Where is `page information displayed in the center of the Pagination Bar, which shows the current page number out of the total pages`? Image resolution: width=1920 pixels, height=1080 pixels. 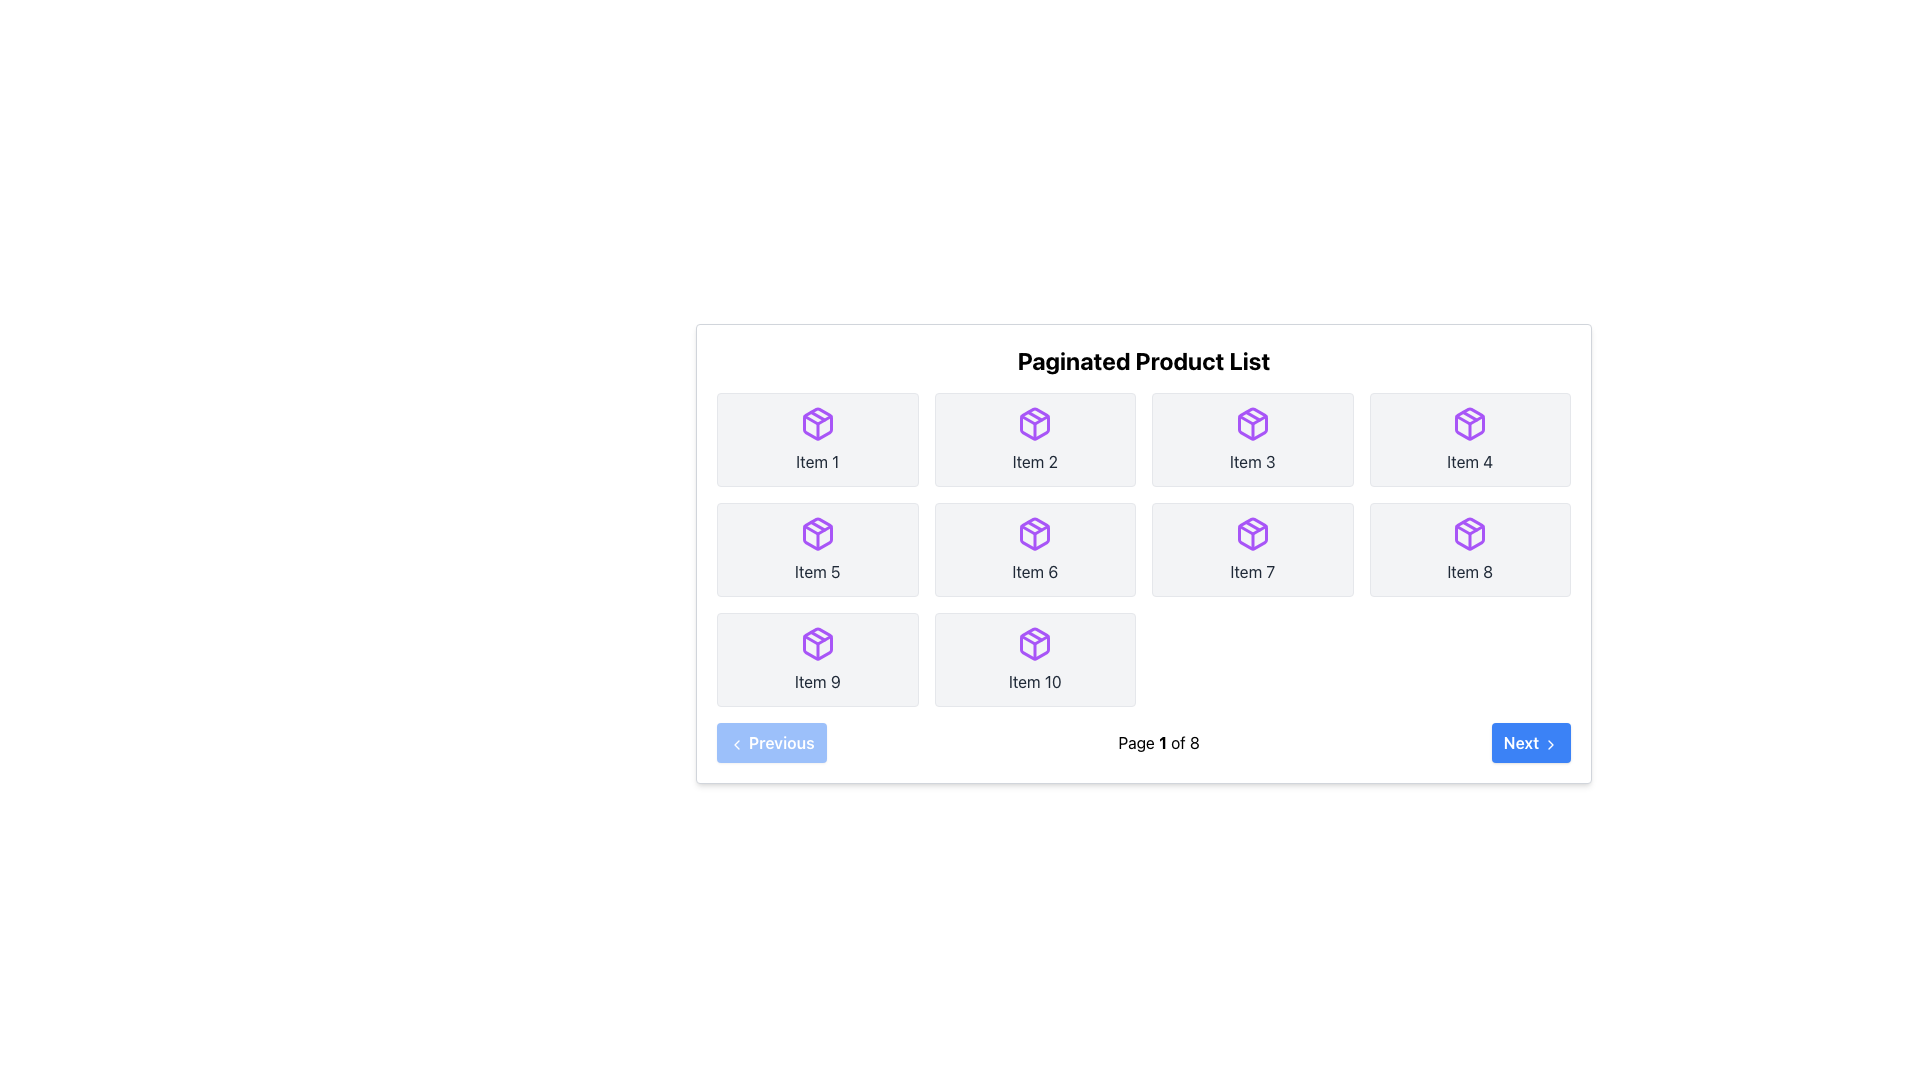
page information displayed in the center of the Pagination Bar, which shows the current page number out of the total pages is located at coordinates (1143, 743).